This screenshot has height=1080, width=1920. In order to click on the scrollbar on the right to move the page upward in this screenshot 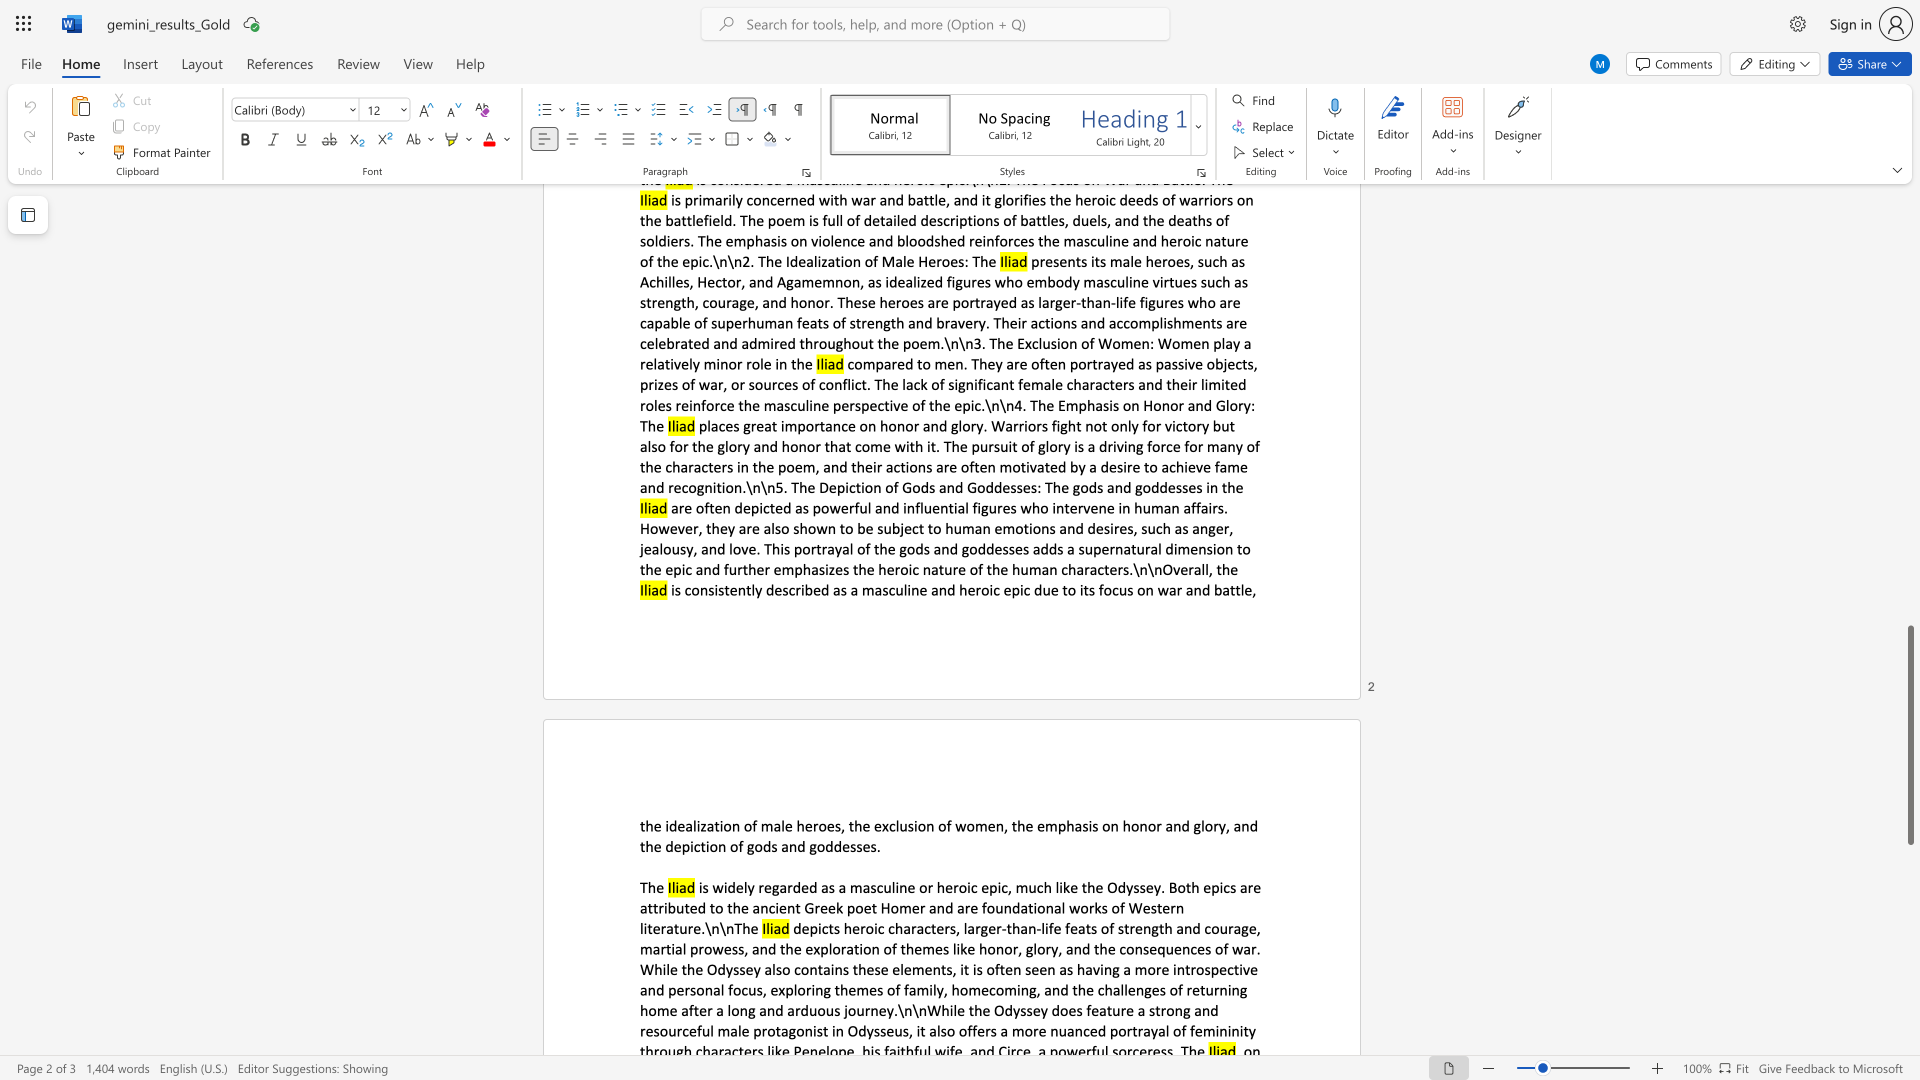, I will do `click(1909, 289)`.